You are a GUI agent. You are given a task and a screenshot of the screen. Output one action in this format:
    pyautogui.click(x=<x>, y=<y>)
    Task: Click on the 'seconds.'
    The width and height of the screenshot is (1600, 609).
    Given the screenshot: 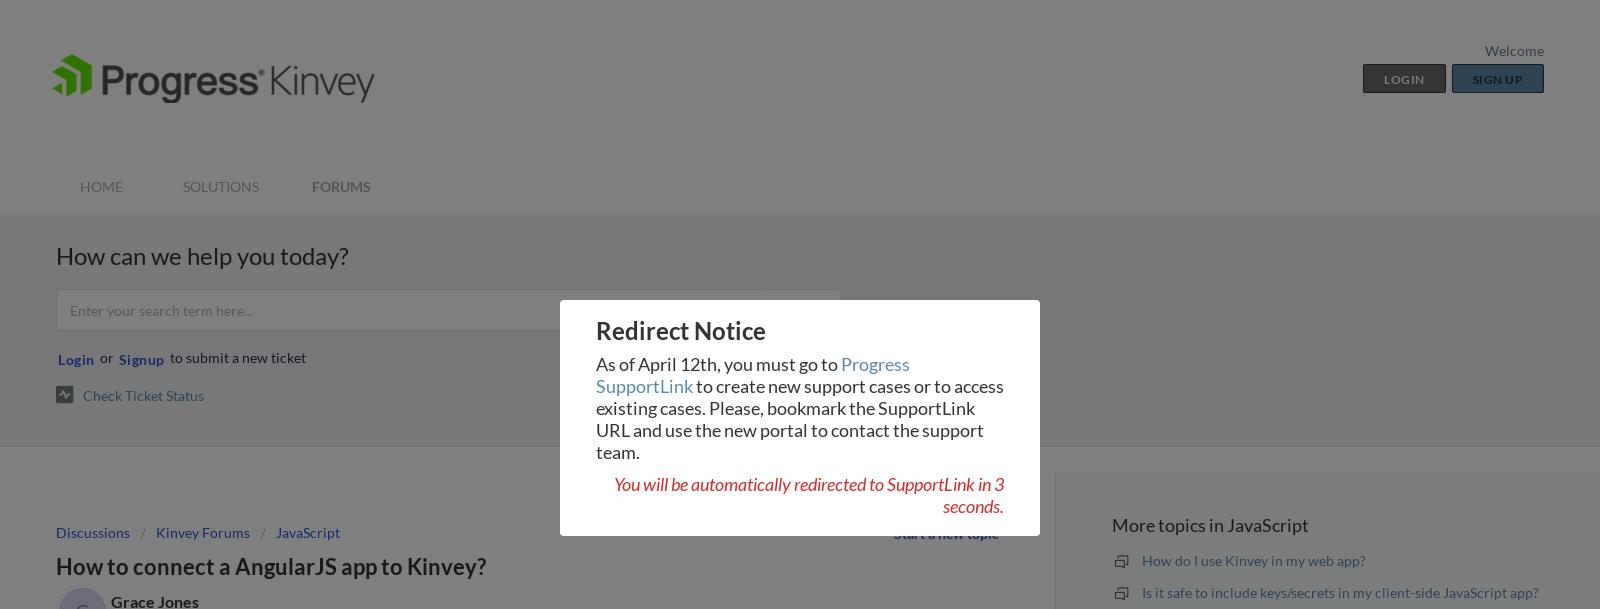 What is the action you would take?
    pyautogui.click(x=972, y=505)
    